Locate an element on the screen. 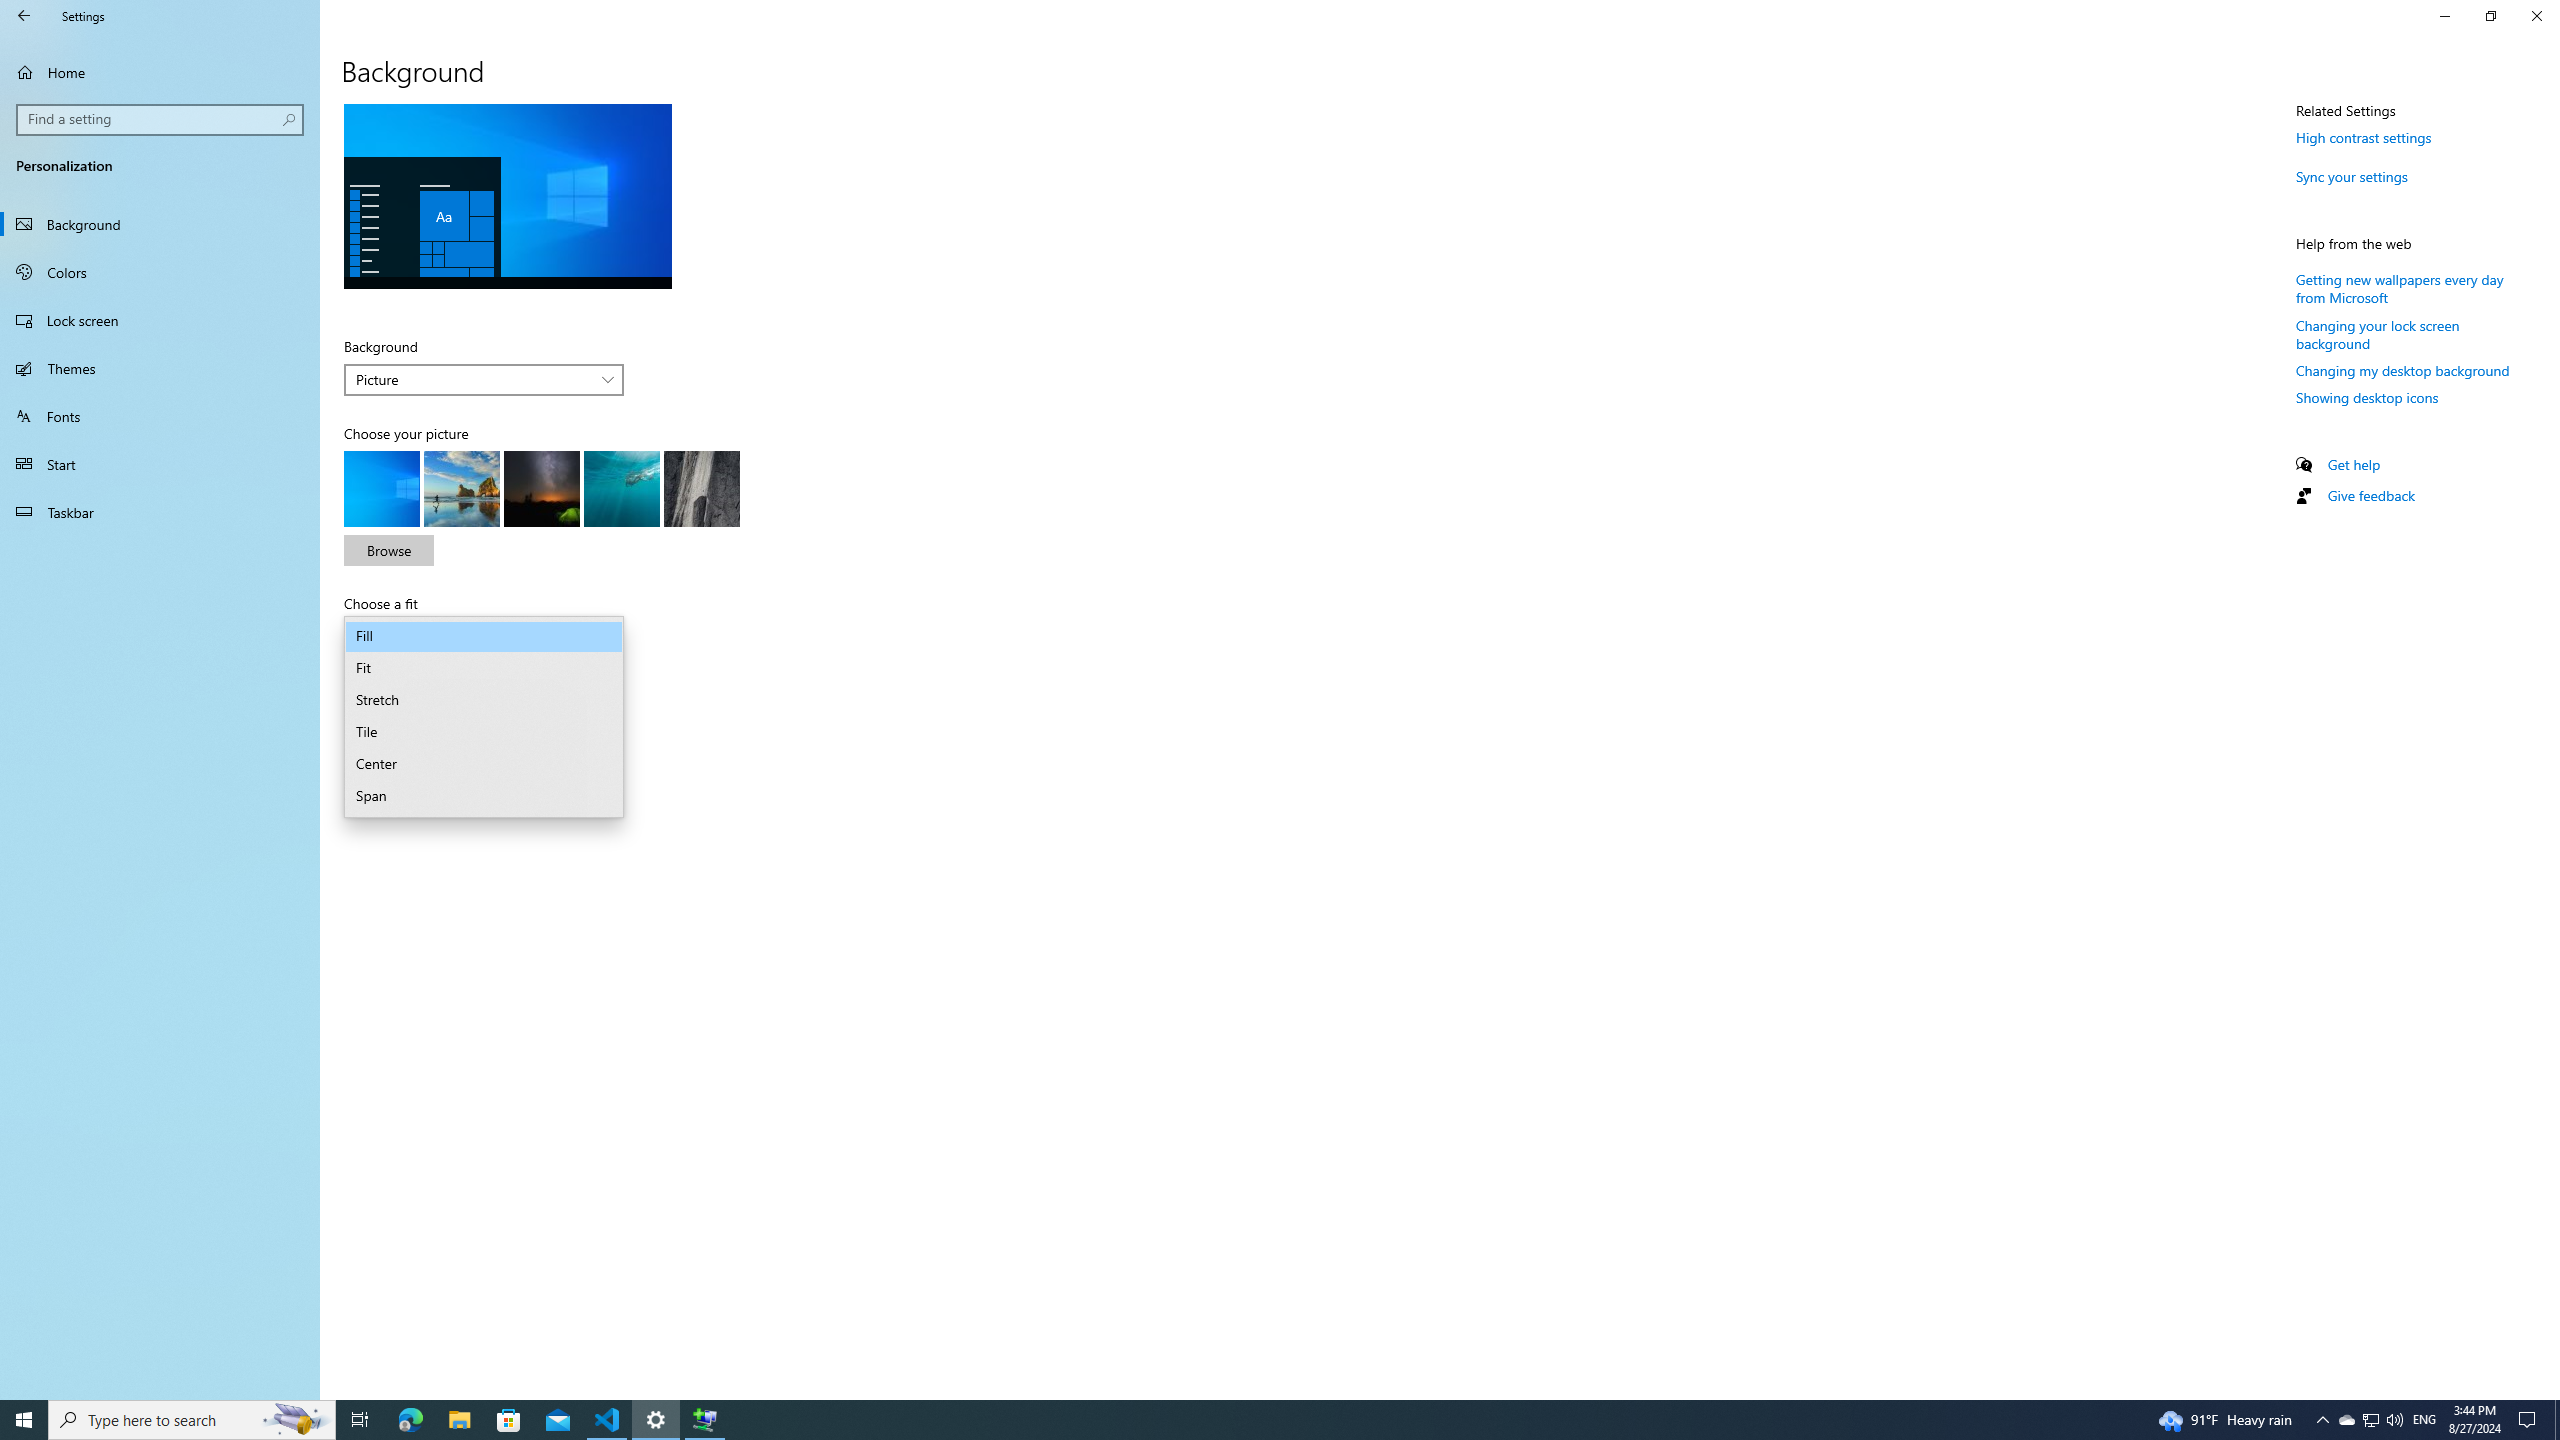 This screenshot has height=1440, width=2560. 'Back' is located at coordinates (24, 15).